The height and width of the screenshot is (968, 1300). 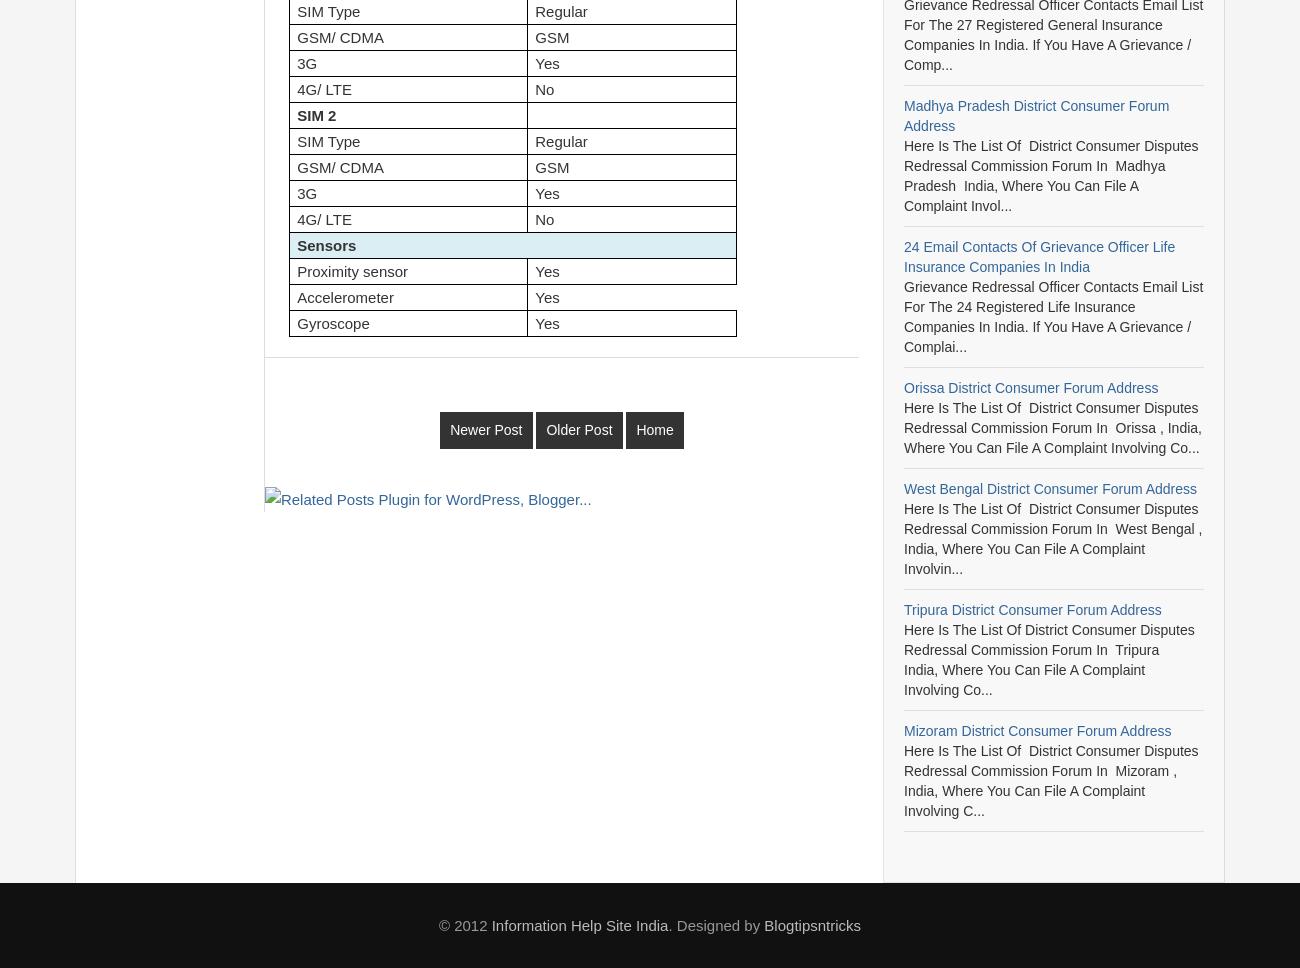 What do you see at coordinates (463, 925) in the screenshot?
I see `'© 2012'` at bounding box center [463, 925].